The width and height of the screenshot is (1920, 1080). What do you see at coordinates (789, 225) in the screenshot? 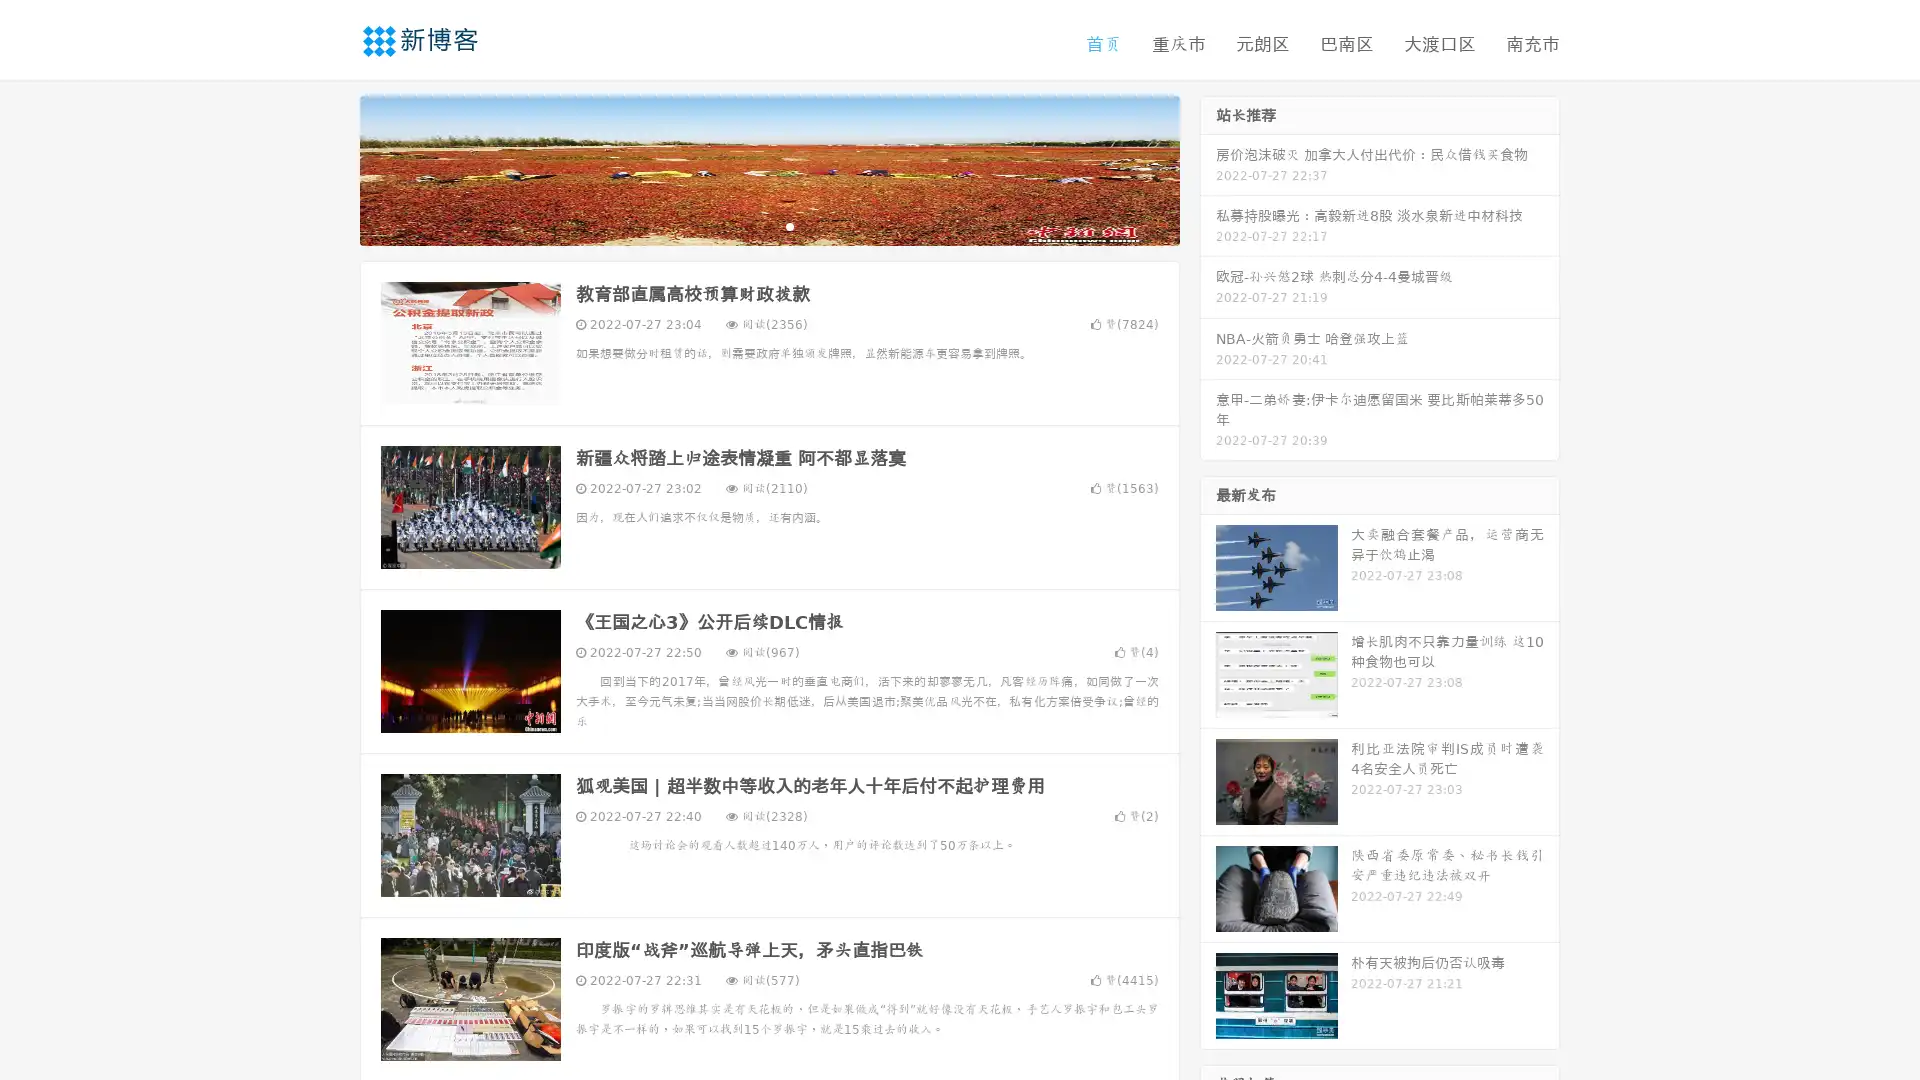
I see `Go to slide 3` at bounding box center [789, 225].